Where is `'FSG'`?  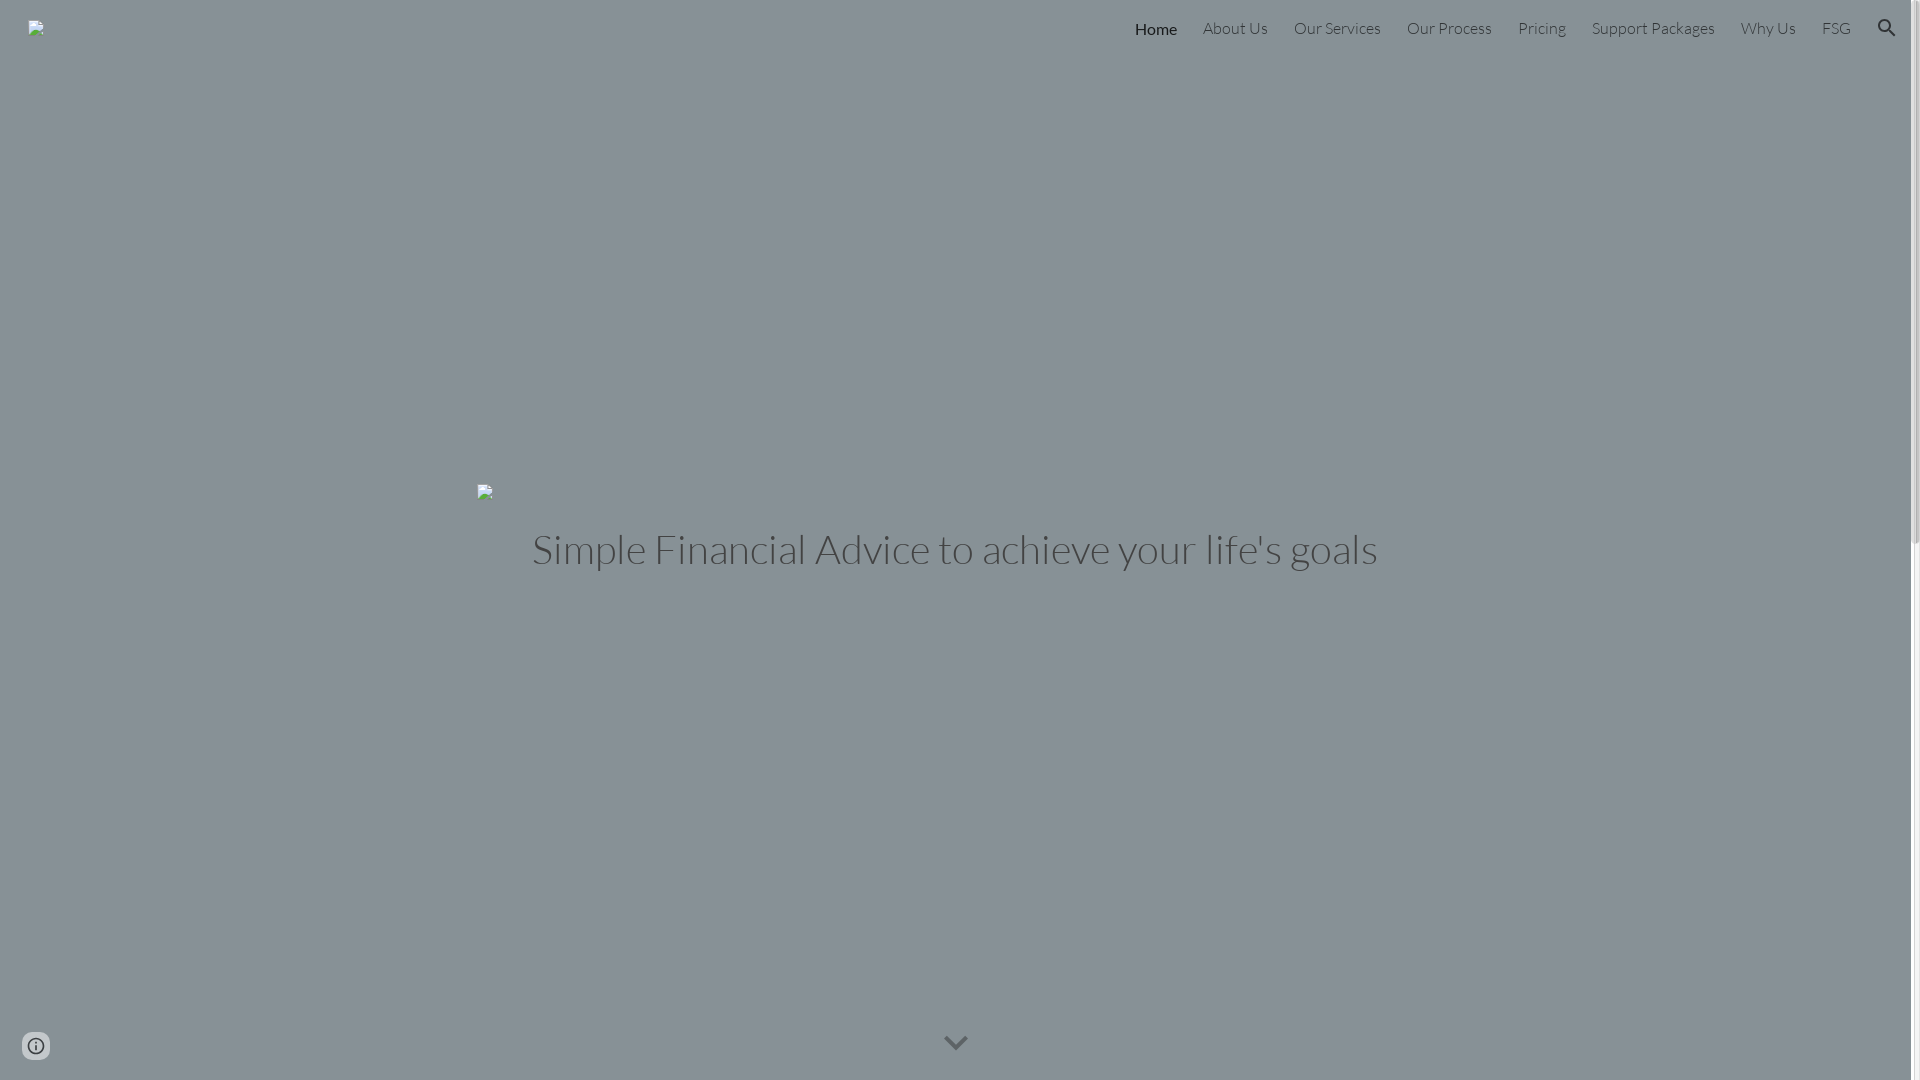 'FSG' is located at coordinates (1822, 27).